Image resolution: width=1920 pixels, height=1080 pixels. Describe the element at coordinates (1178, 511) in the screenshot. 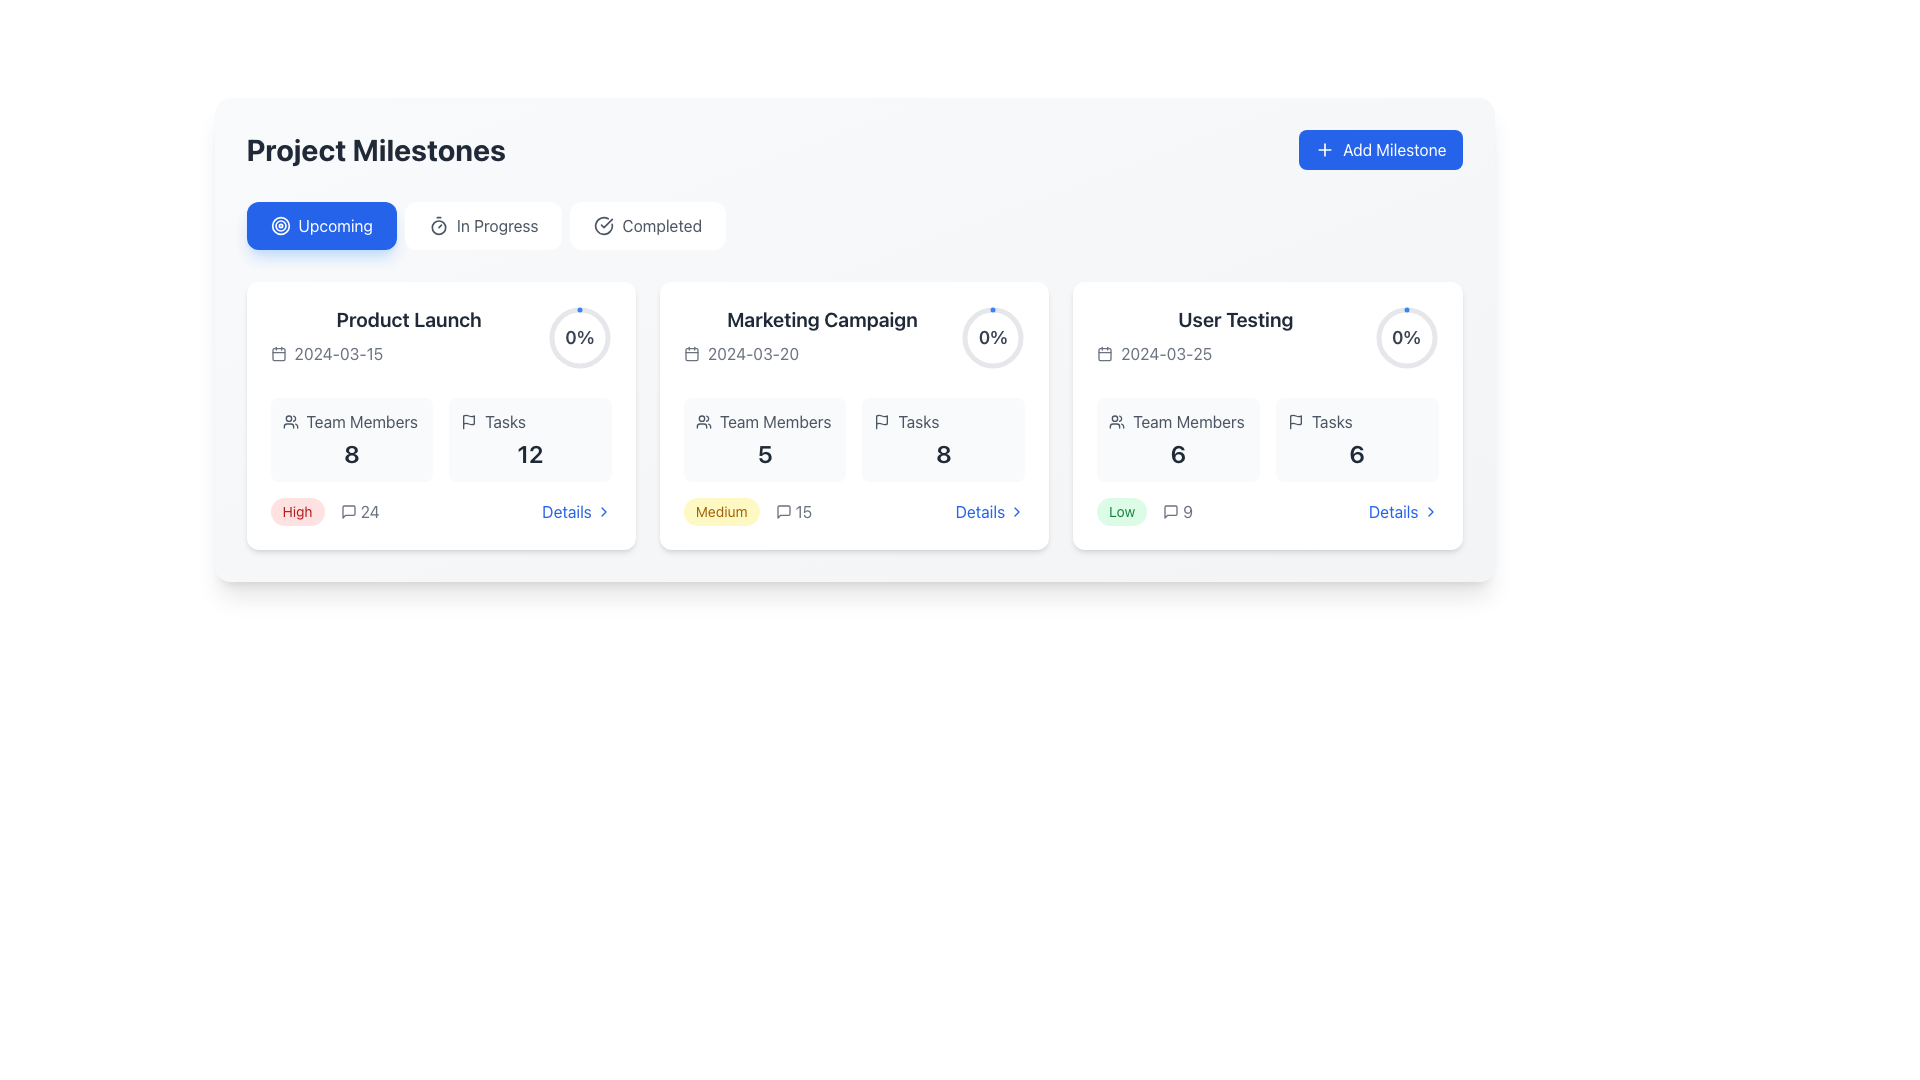

I see `the numeric text label displaying '9' that indicates the number of comments for the 'User Testing' task, located next to the 'Low' priority indicator` at that location.